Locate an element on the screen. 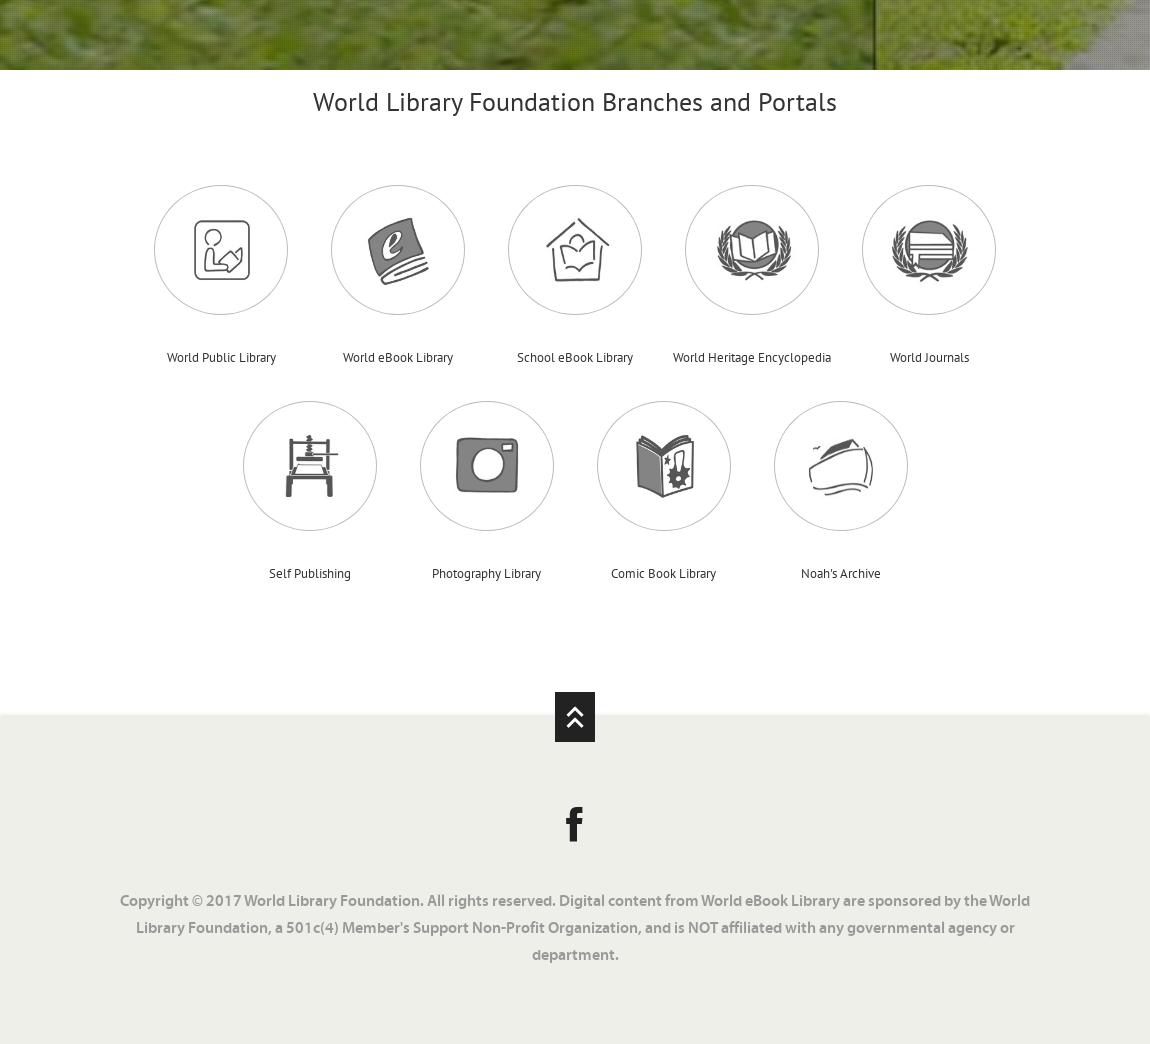  'Self Publishing' is located at coordinates (309, 571).